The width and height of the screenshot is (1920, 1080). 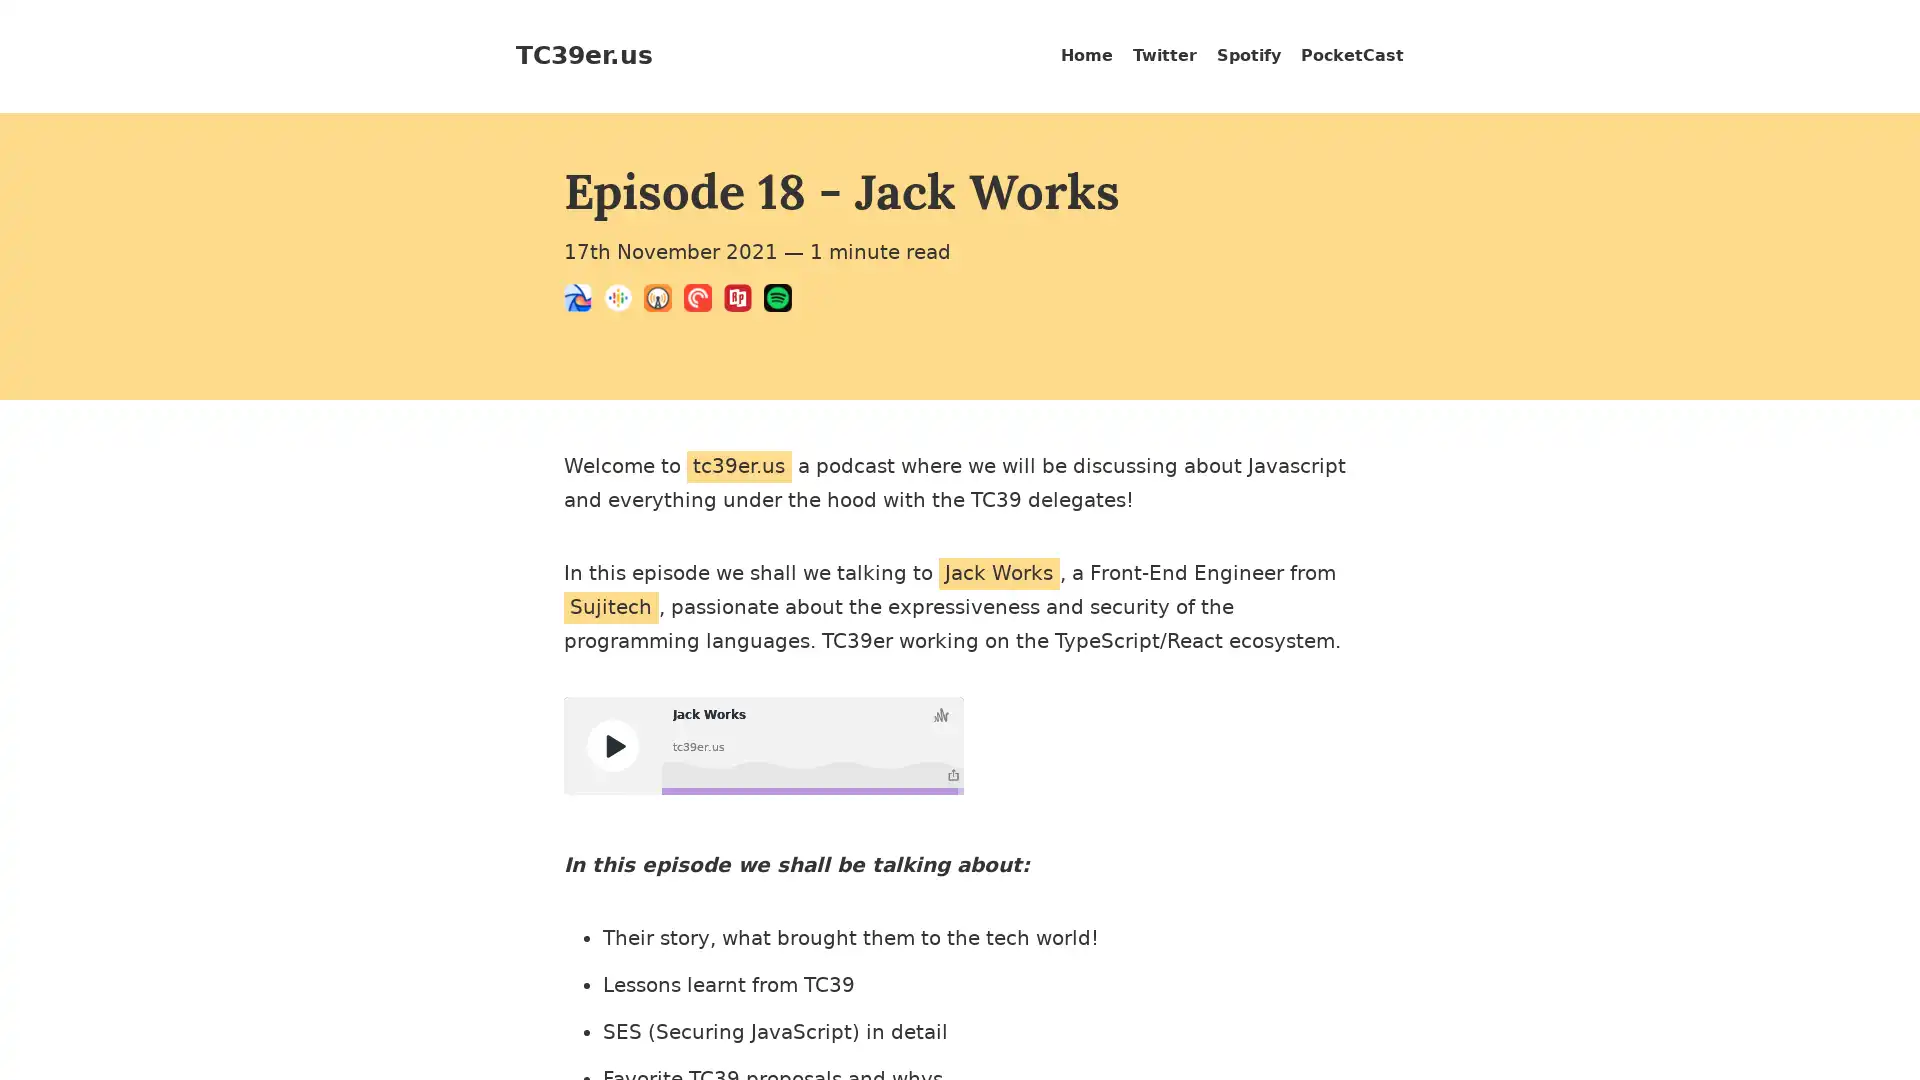 What do you see at coordinates (743, 301) in the screenshot?
I see `RadioPublic Logo` at bounding box center [743, 301].